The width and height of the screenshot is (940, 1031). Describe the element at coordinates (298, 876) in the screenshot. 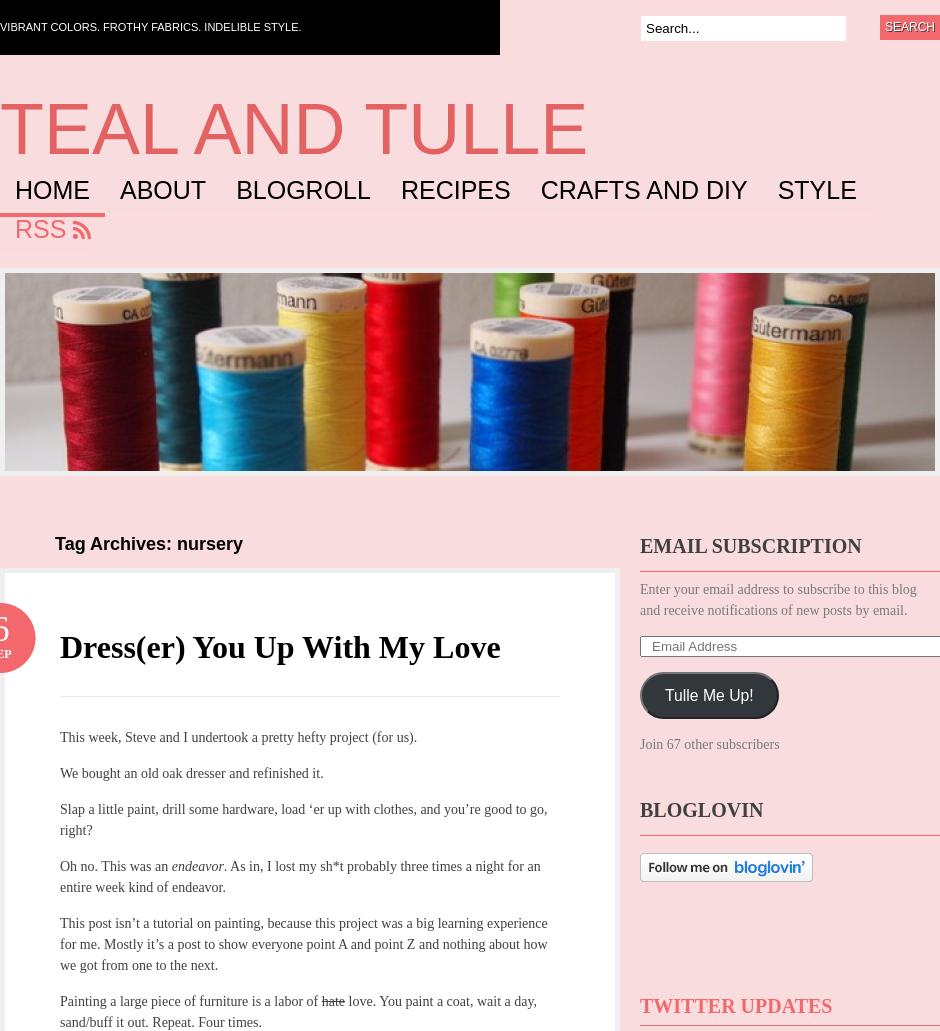

I see `'. As in, I lost my sh*t probably three times a night for an entire week kind of endeavor.'` at that location.